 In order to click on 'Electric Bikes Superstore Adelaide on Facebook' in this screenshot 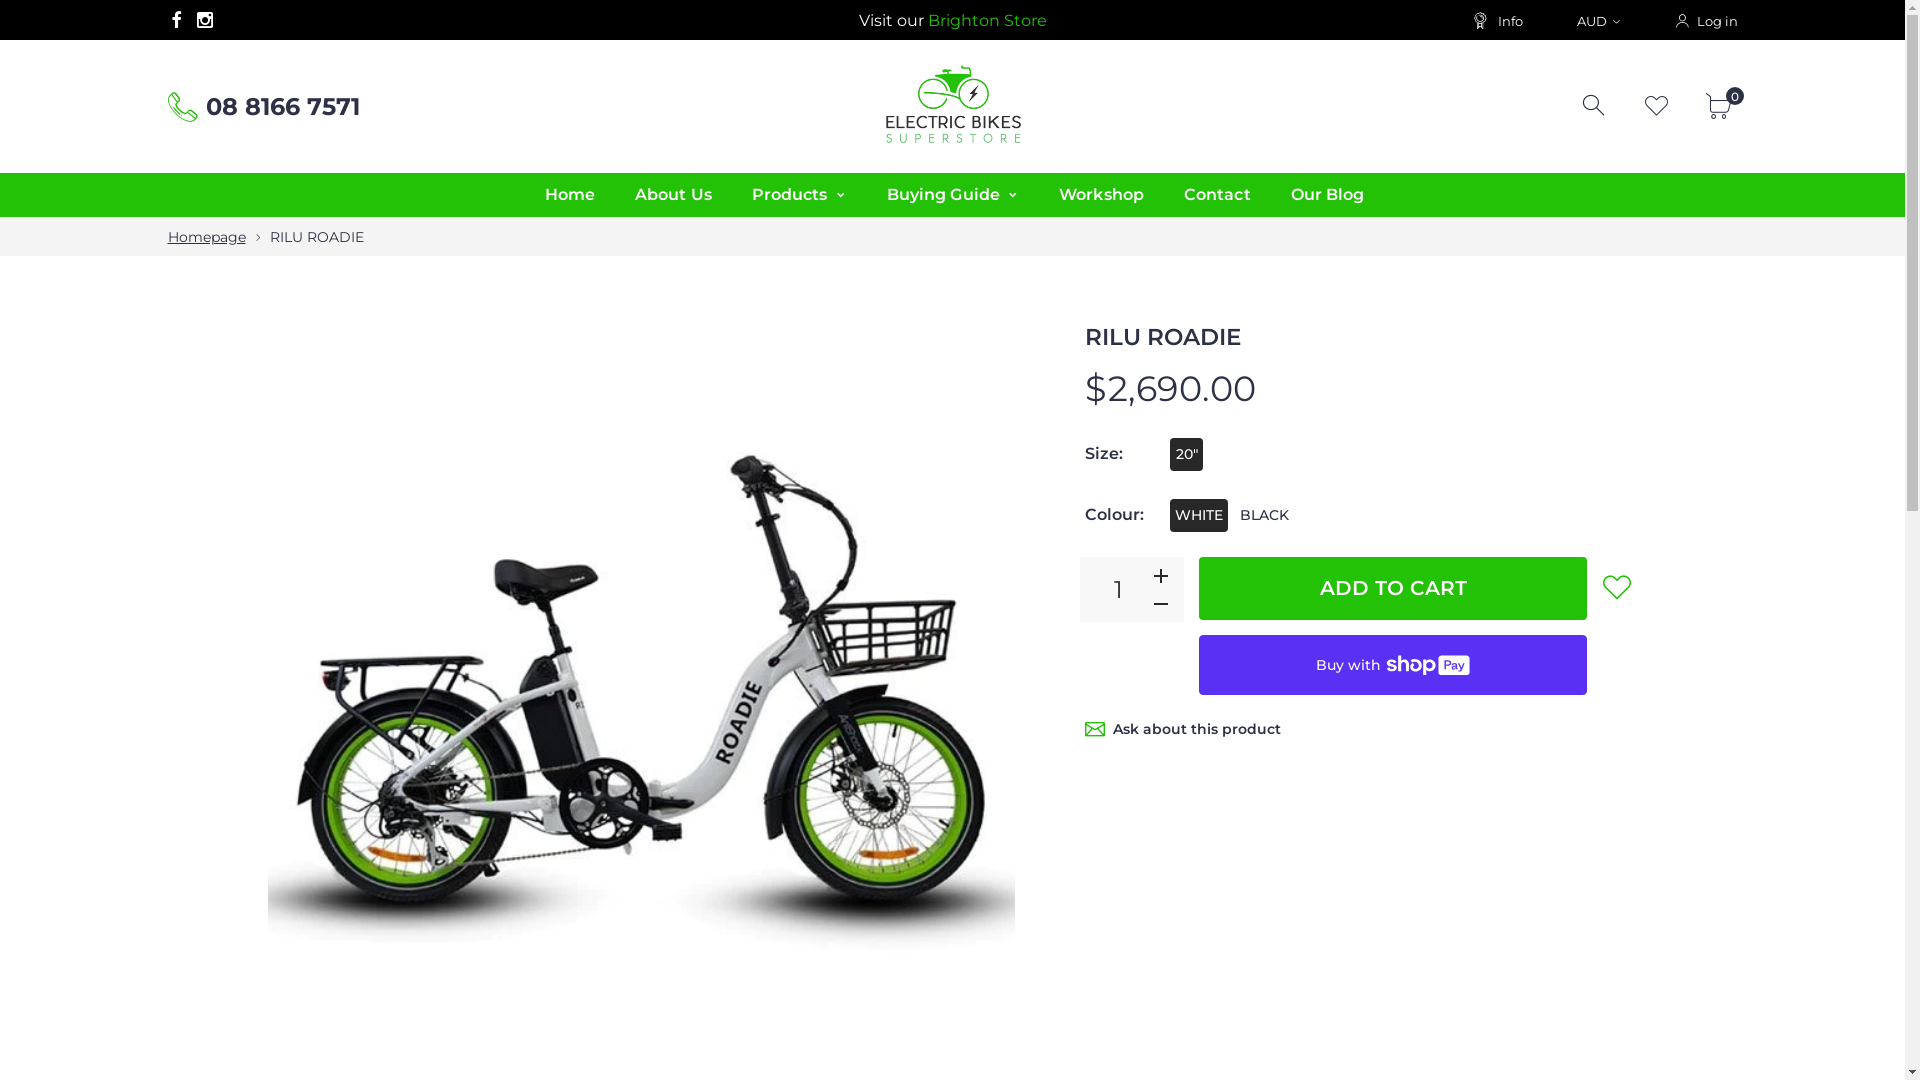, I will do `click(176, 19)`.